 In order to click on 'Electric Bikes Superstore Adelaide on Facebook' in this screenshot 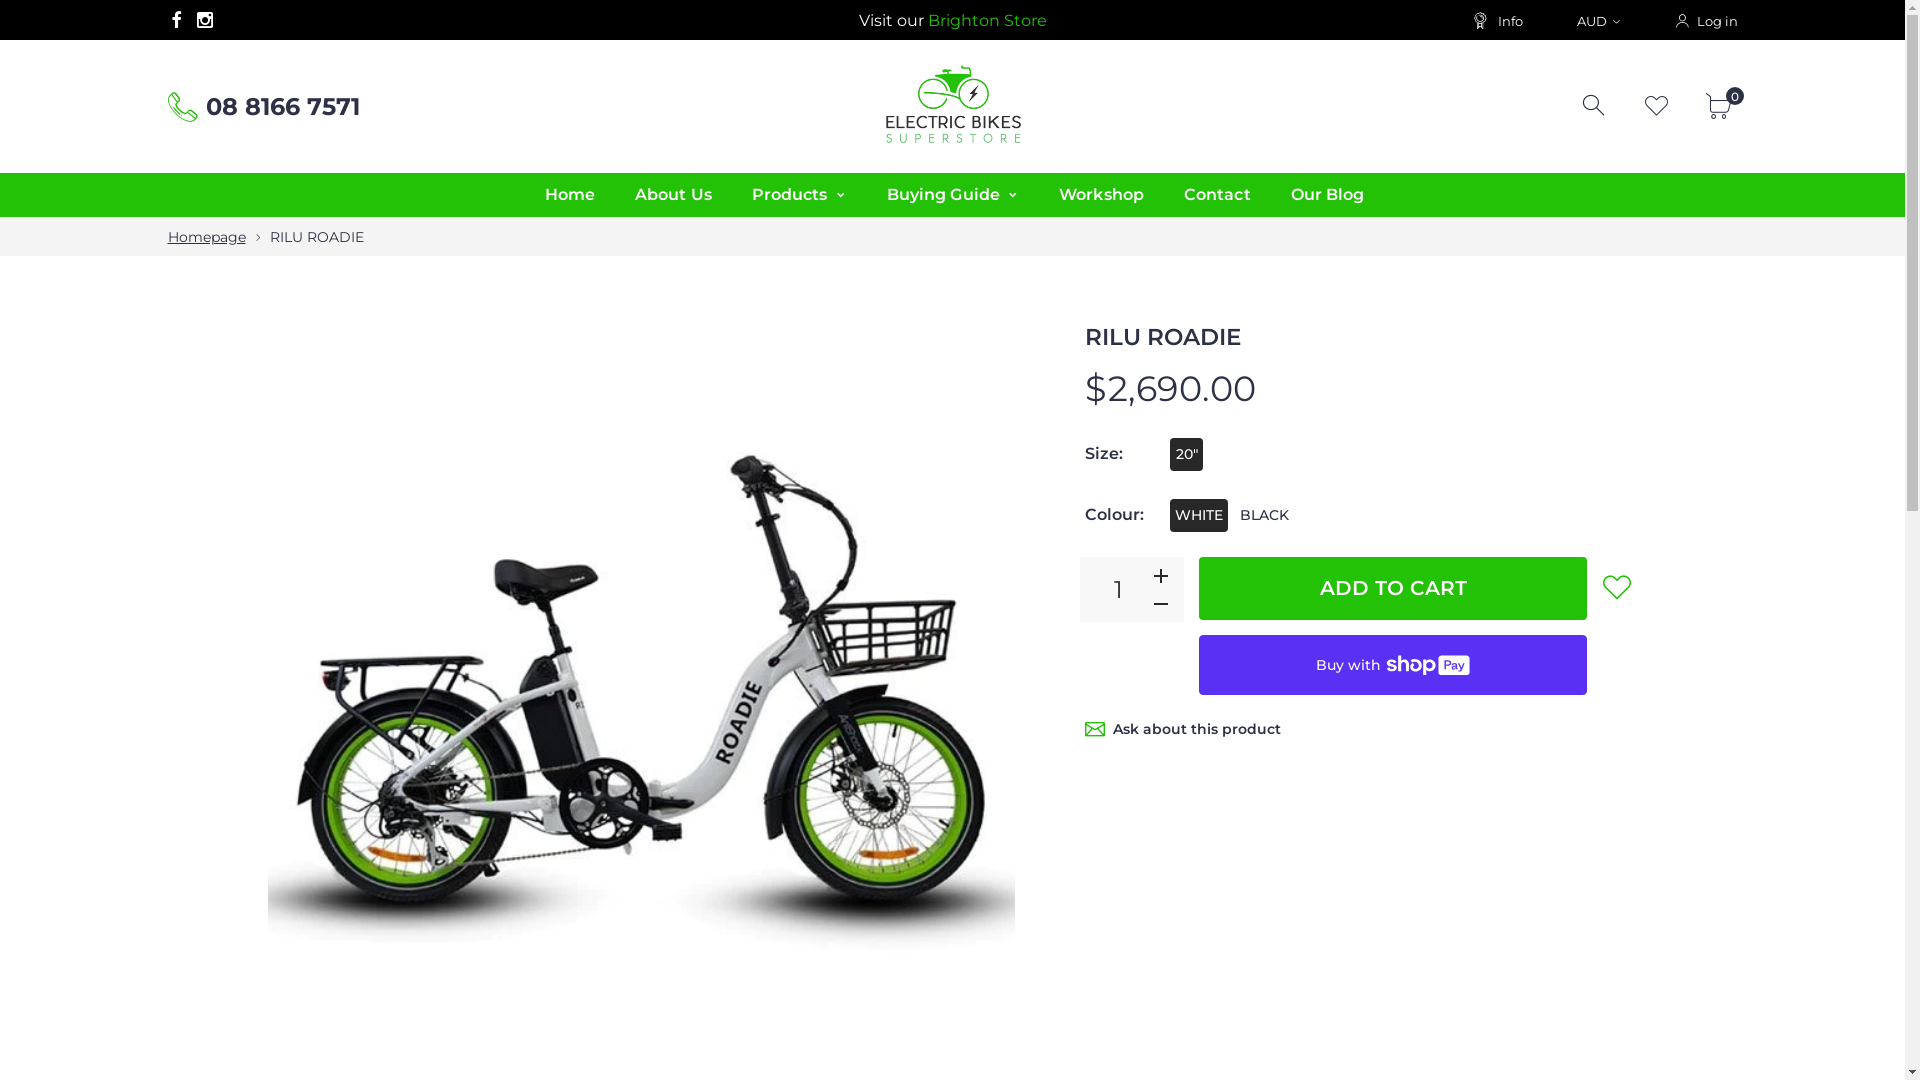, I will do `click(176, 19)`.